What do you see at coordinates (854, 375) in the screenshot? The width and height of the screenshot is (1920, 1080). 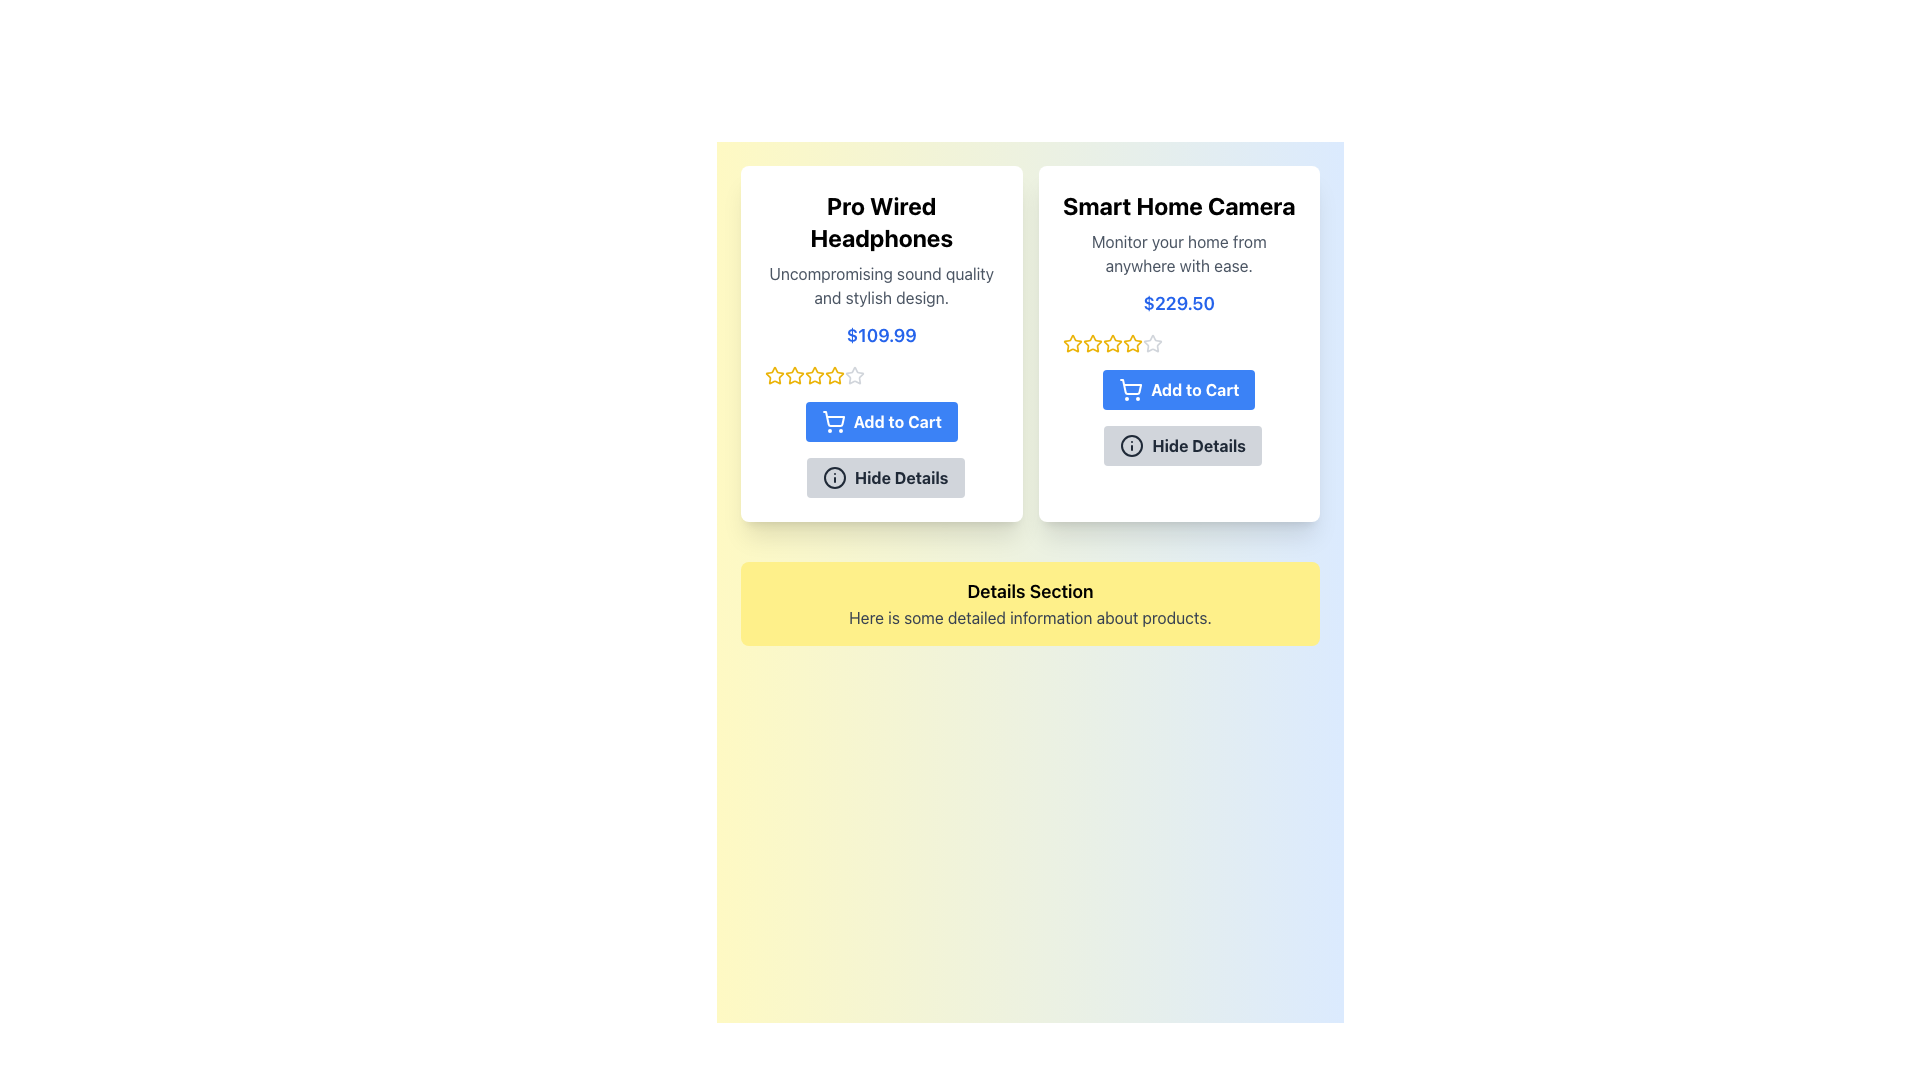 I see `the fifth star icon in the rating system under the '$109.99' text of the 'Pro Wired Headphones' card to rate it` at bounding box center [854, 375].